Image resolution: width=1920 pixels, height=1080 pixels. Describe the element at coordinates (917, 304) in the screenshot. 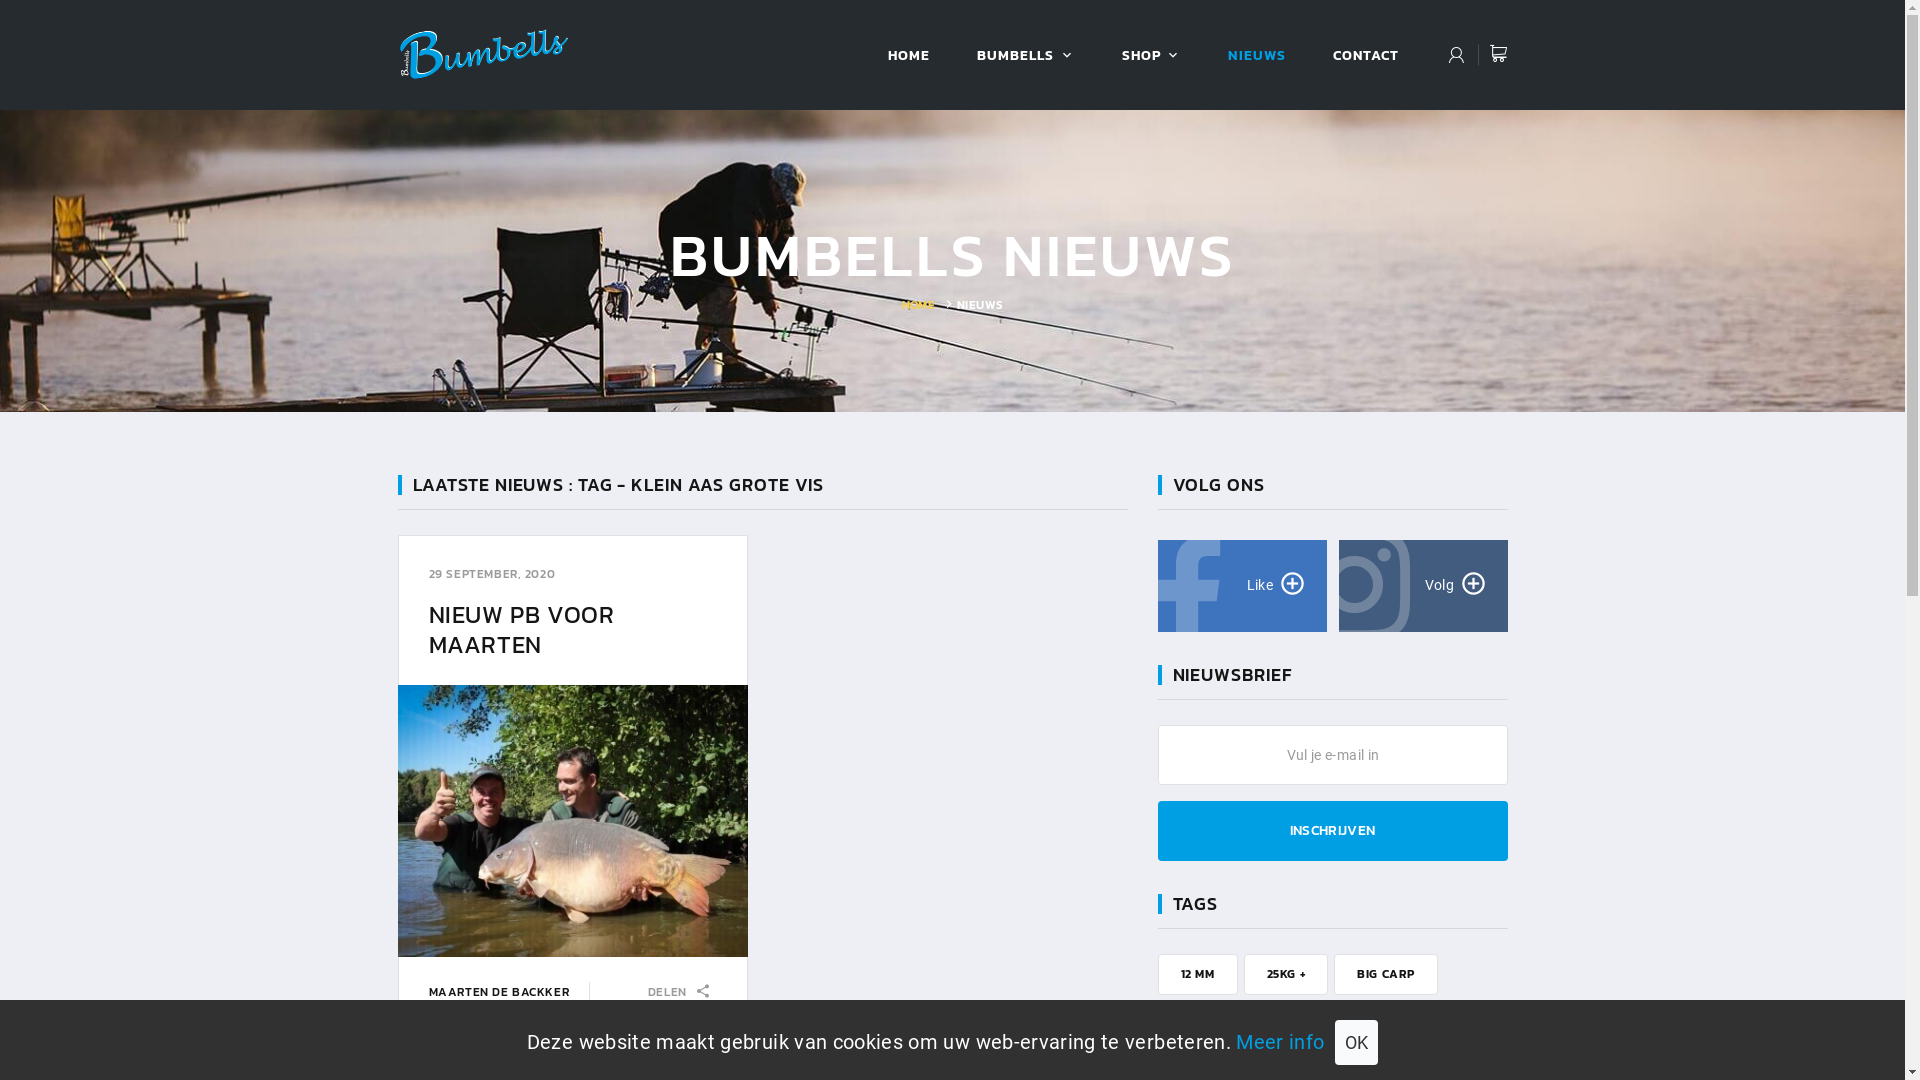

I see `'HOME'` at that location.